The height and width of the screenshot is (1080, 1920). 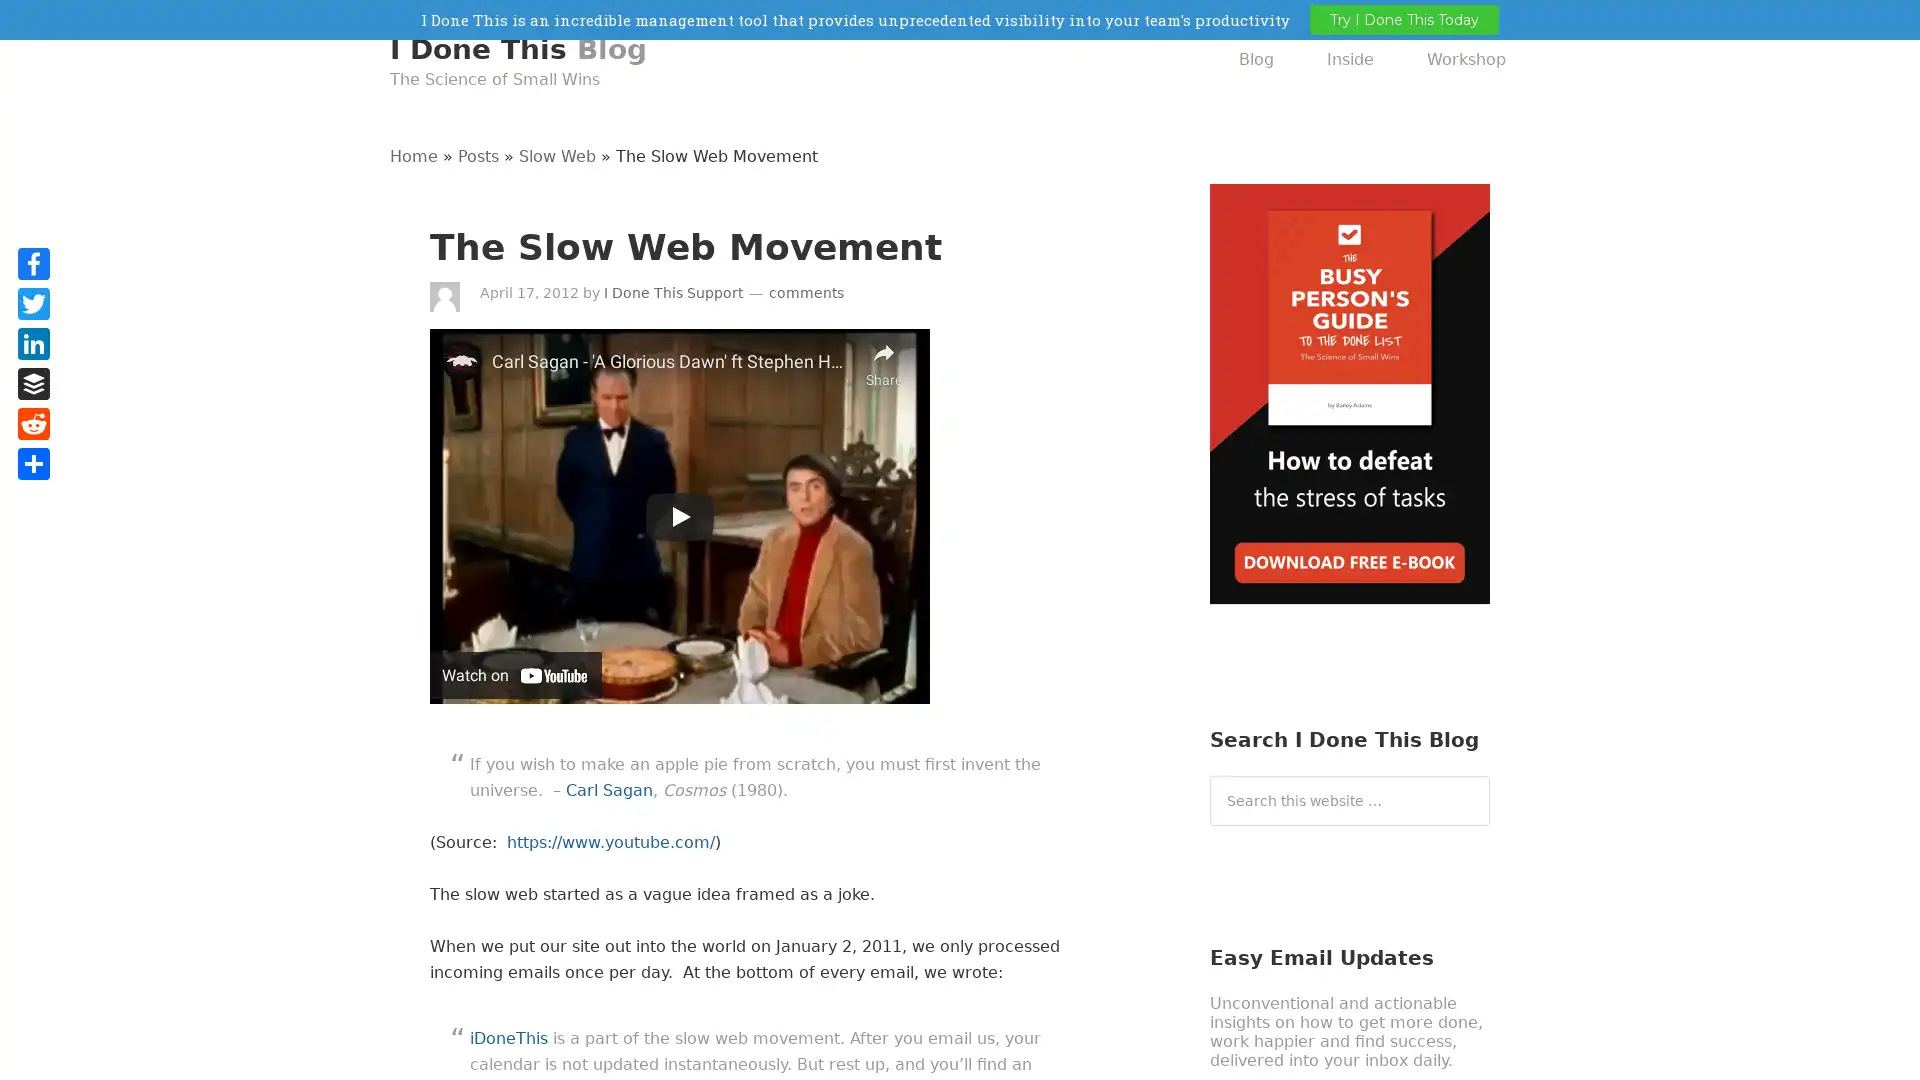 I want to click on Search, so click(x=1489, y=774).